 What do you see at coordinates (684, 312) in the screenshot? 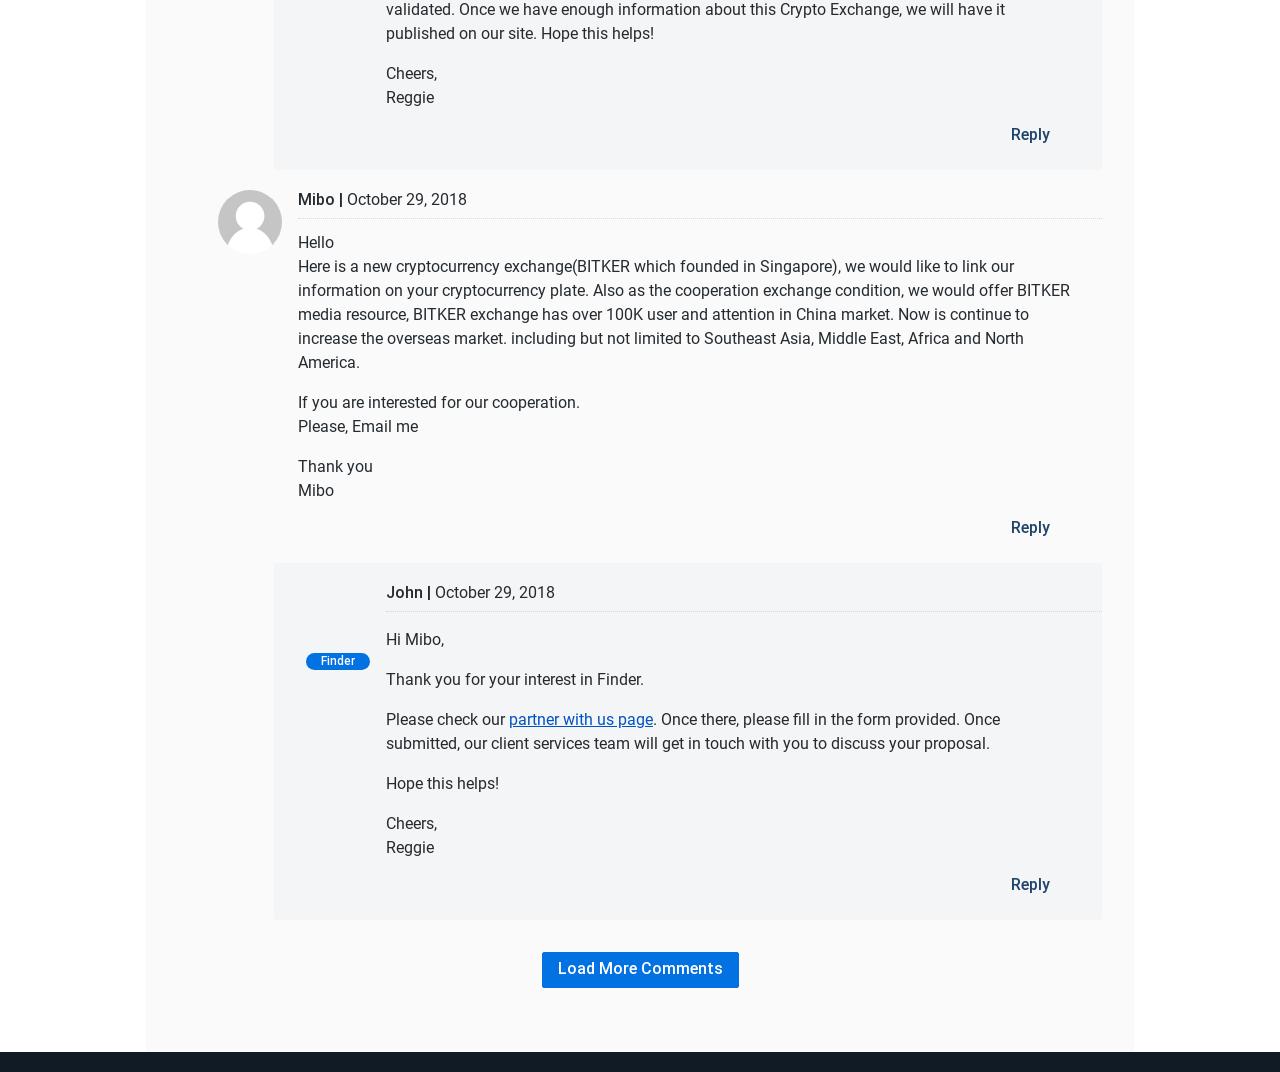
I see `'Here is a new cryptocurrency exchange(BITKER which founded in Singapore), we would like to link our information on your cryptocurrency plate. Also as the cooperation exchange condition, we would offer BITKER media resource, BITKER exchange has over 100K user and attention in China market. Now is continue to increase the overseas market. including but not limited to Southeast Asia, Middle East, Africa and North America.'` at bounding box center [684, 312].